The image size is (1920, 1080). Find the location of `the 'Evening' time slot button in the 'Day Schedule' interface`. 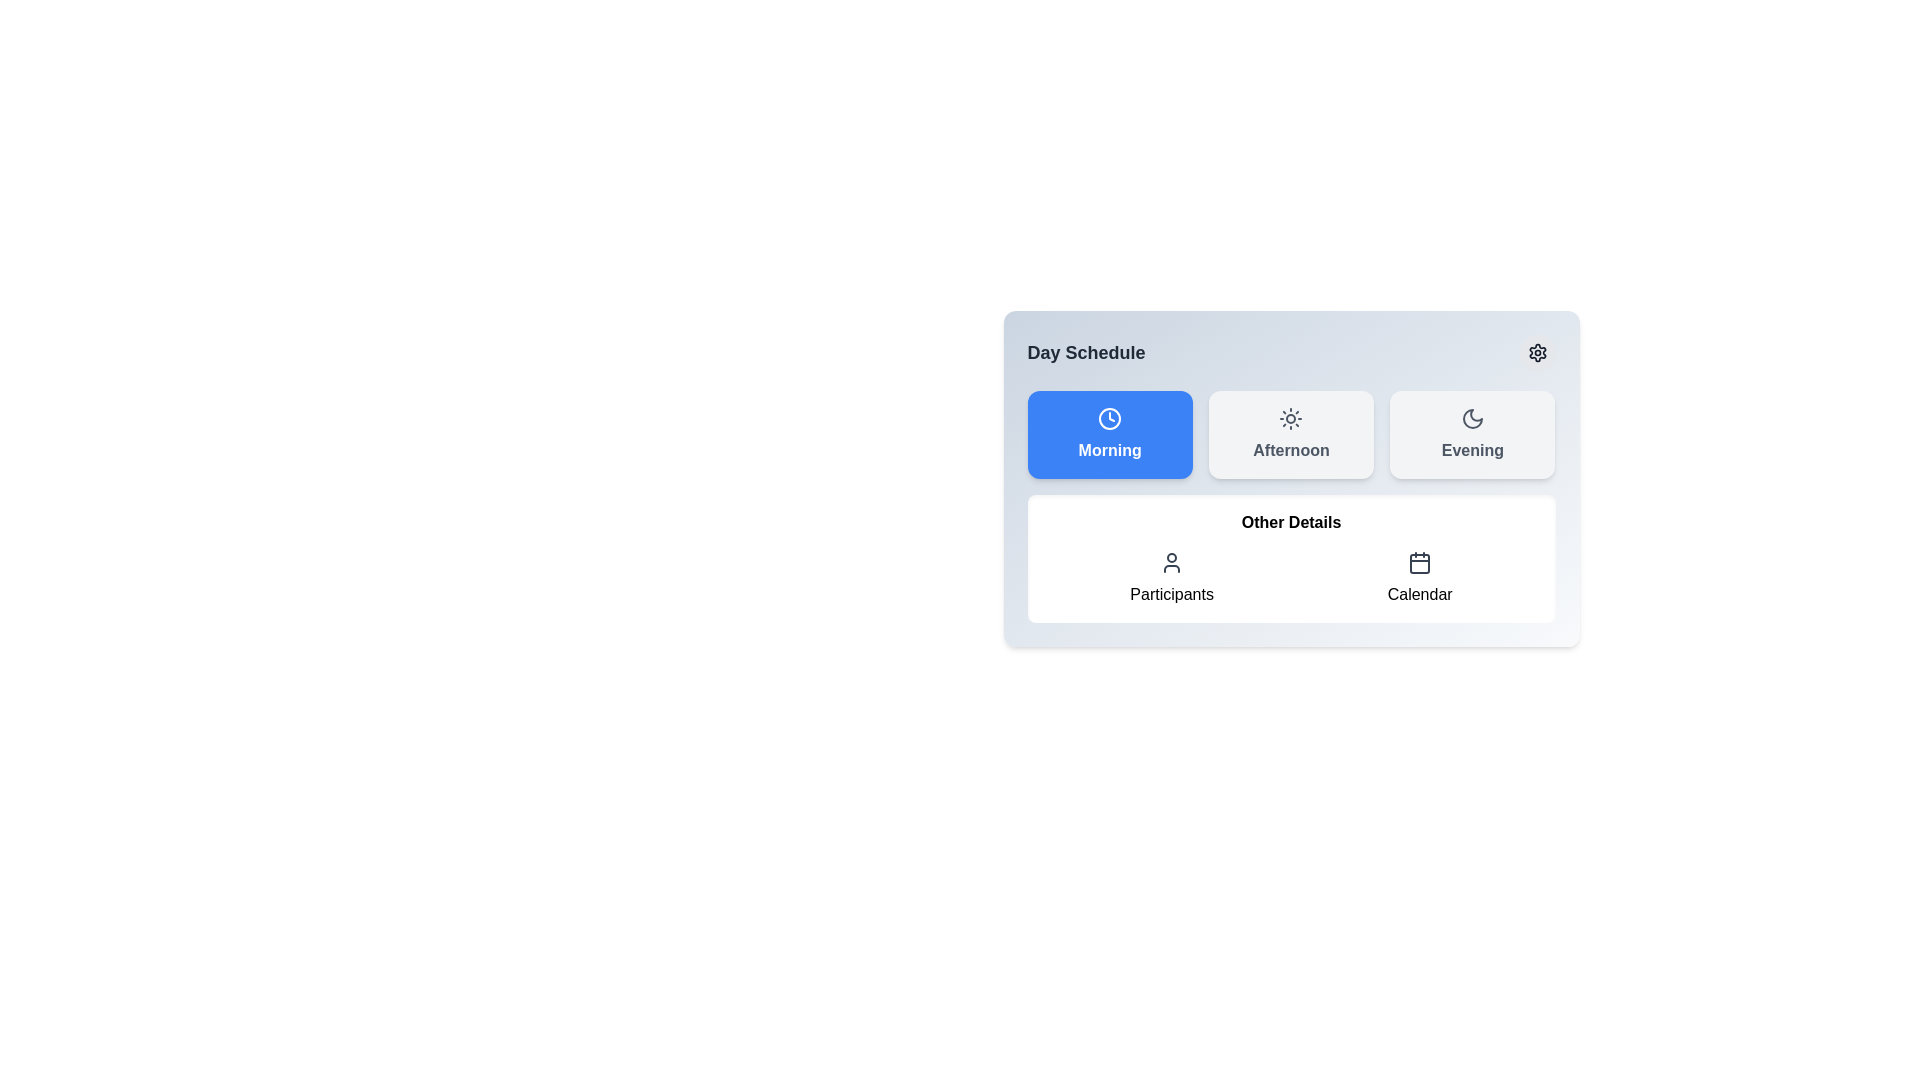

the 'Evening' time slot button in the 'Day Schedule' interface is located at coordinates (1472, 434).